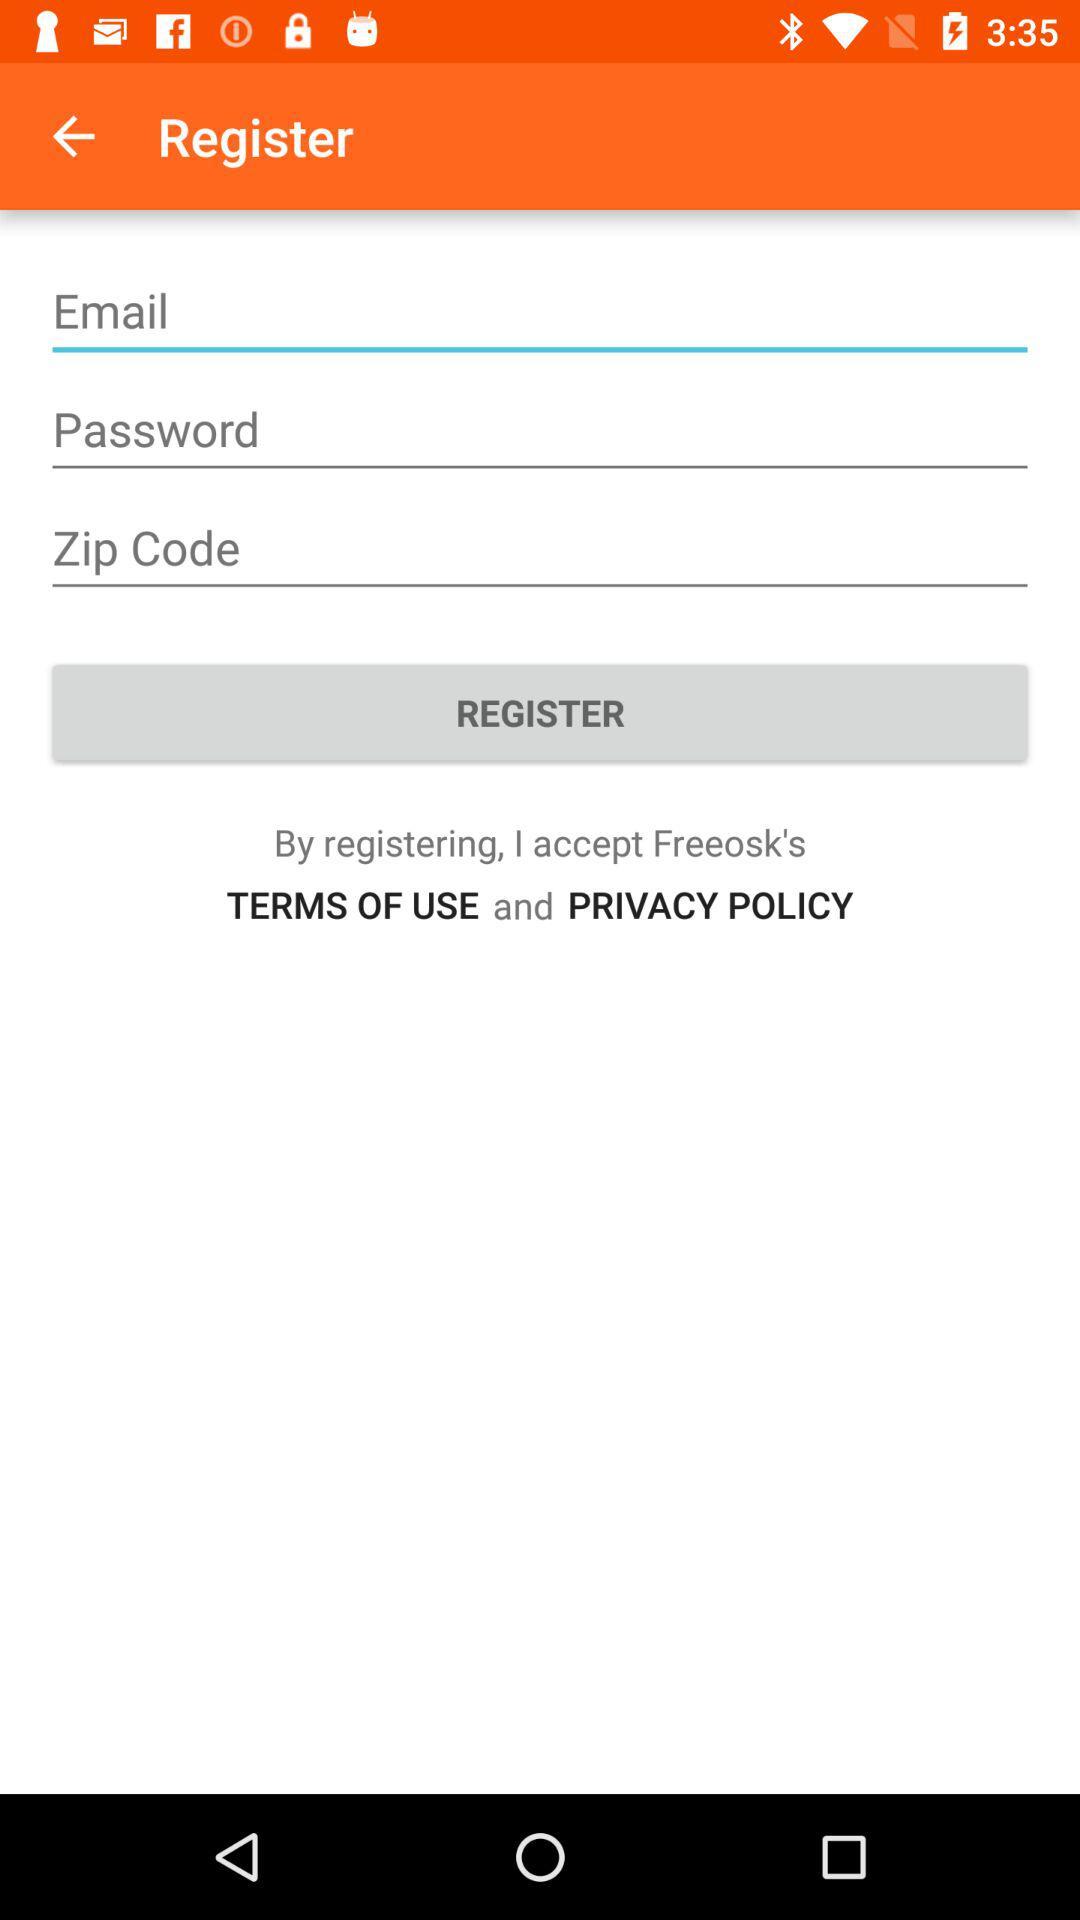 The height and width of the screenshot is (1920, 1080). I want to click on the icon next to the register, so click(72, 135).